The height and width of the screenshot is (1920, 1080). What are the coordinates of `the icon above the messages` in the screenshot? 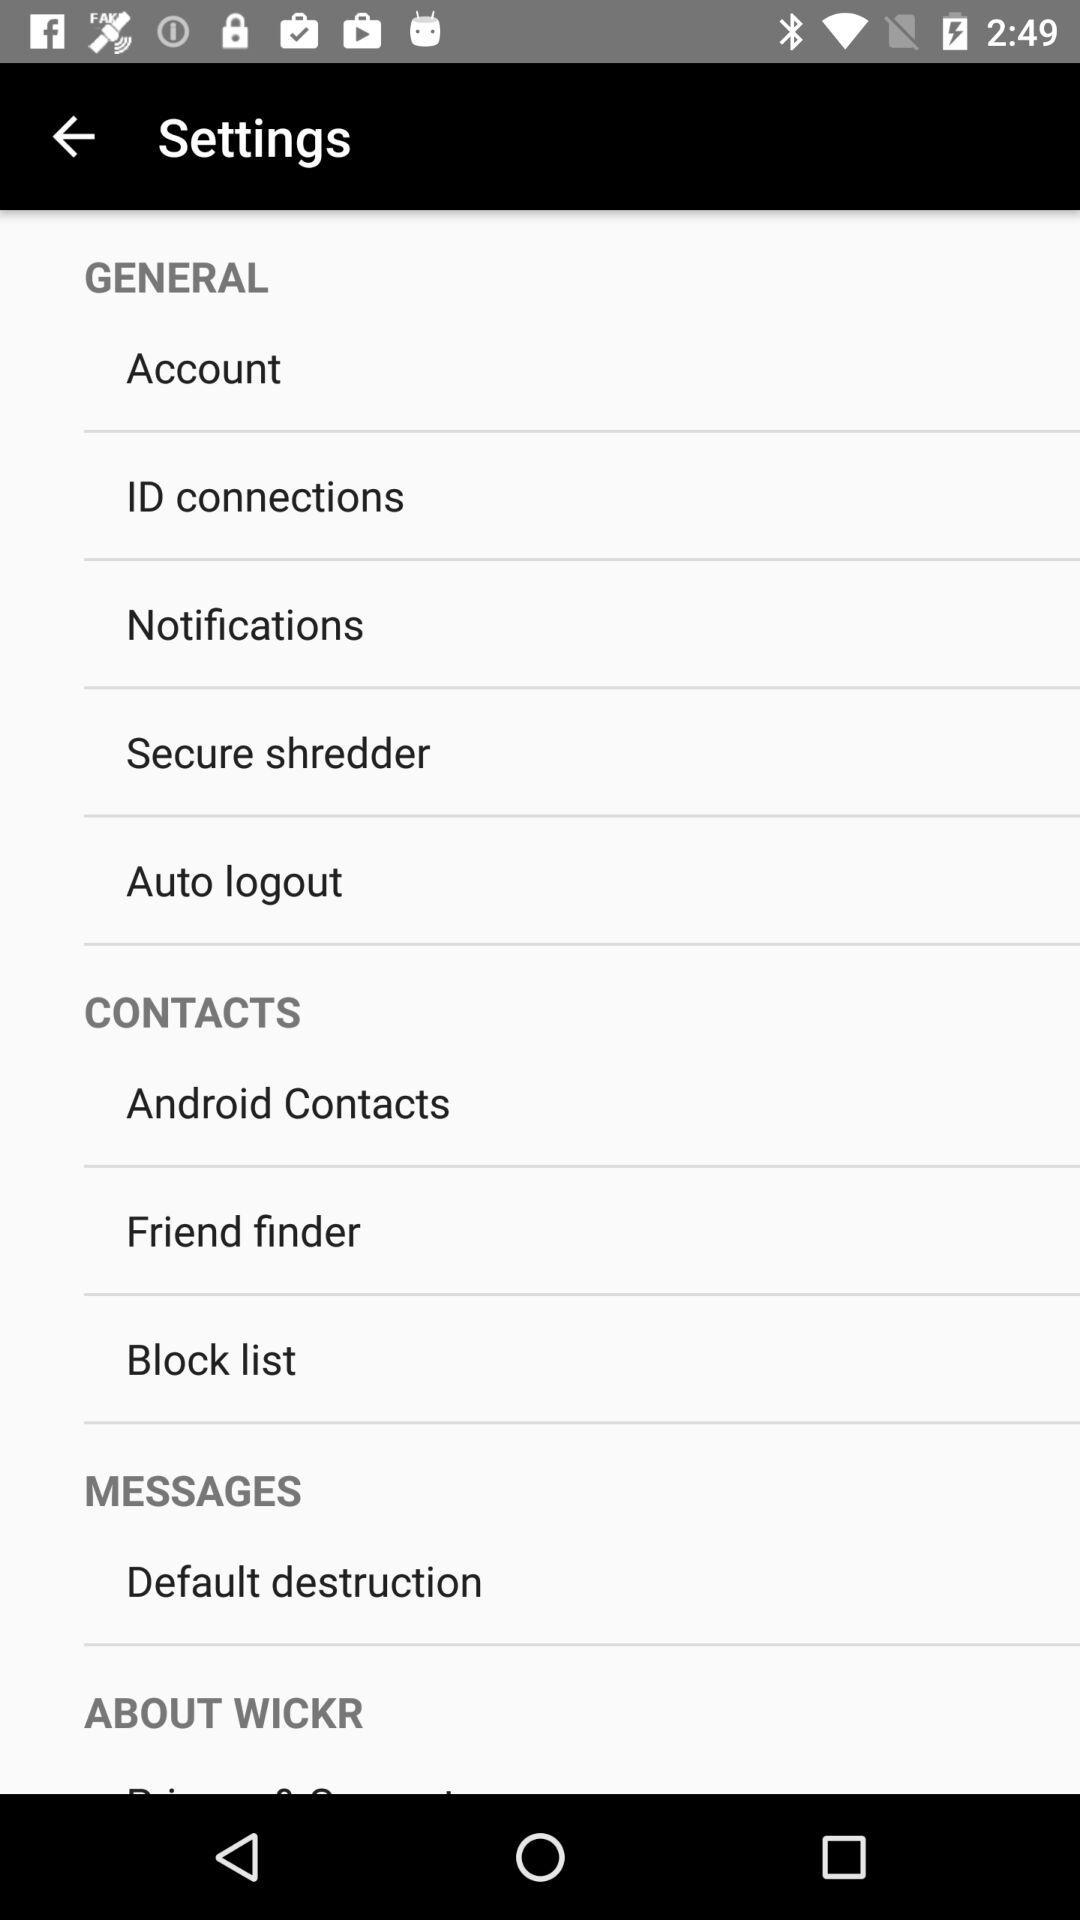 It's located at (582, 1421).